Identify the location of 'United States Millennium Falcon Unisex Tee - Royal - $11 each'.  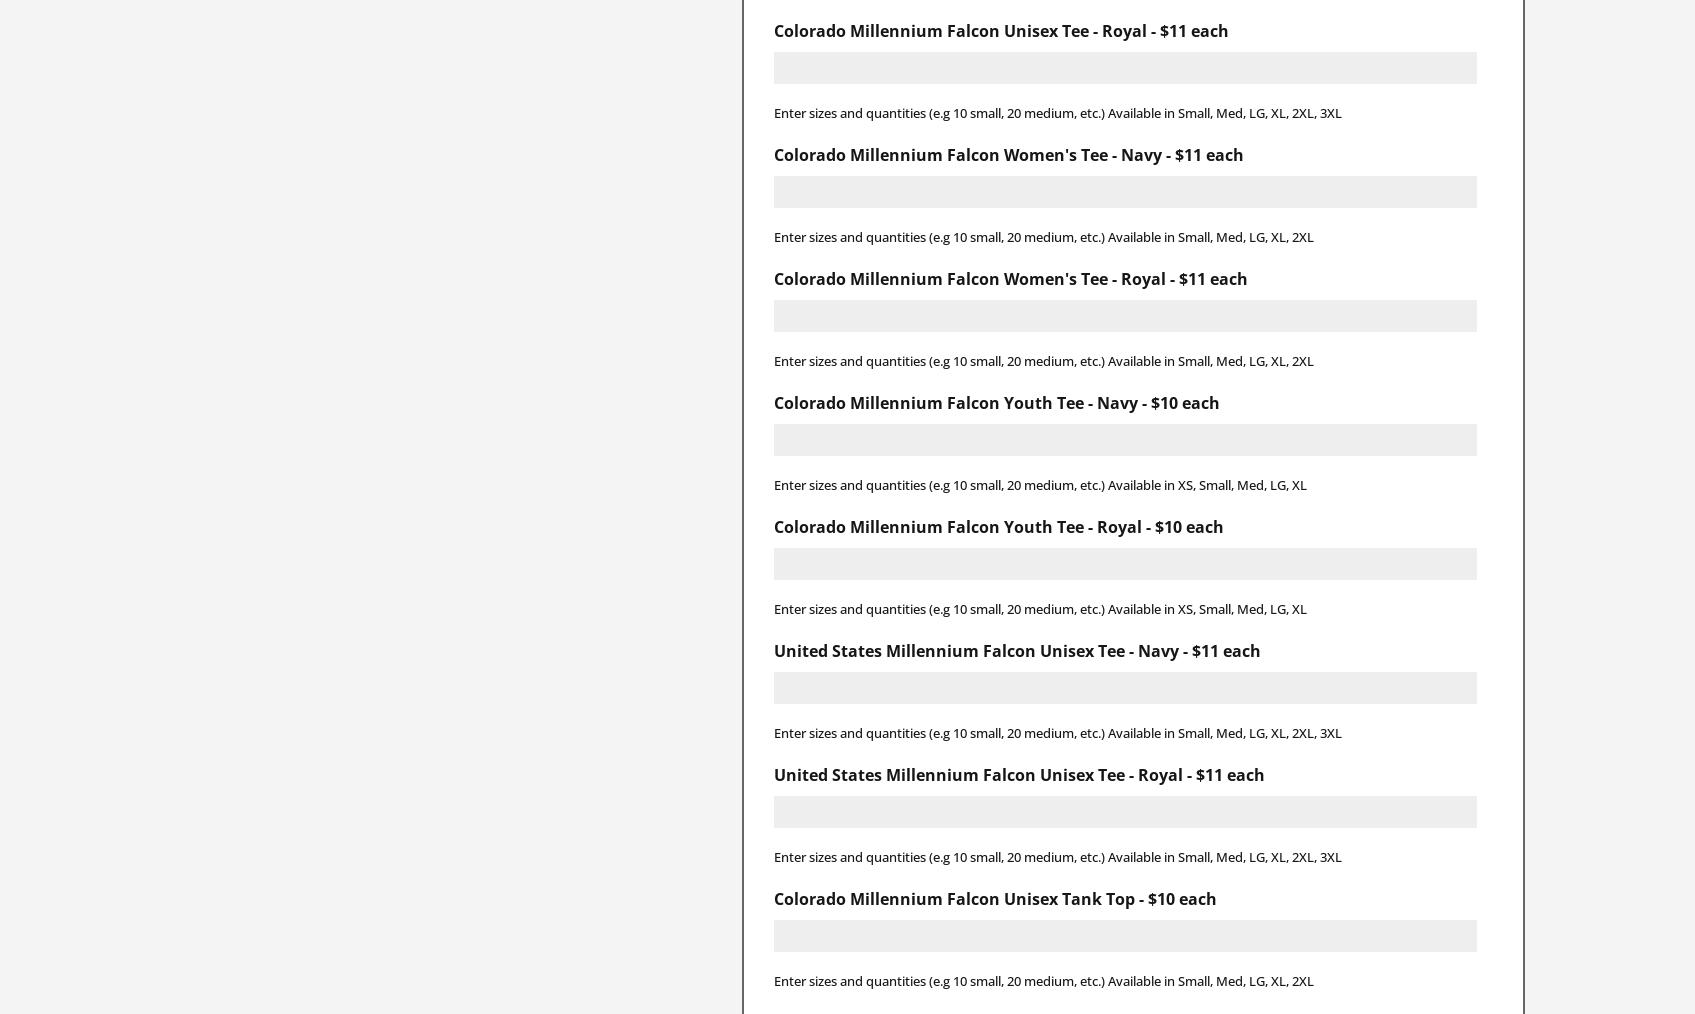
(1017, 773).